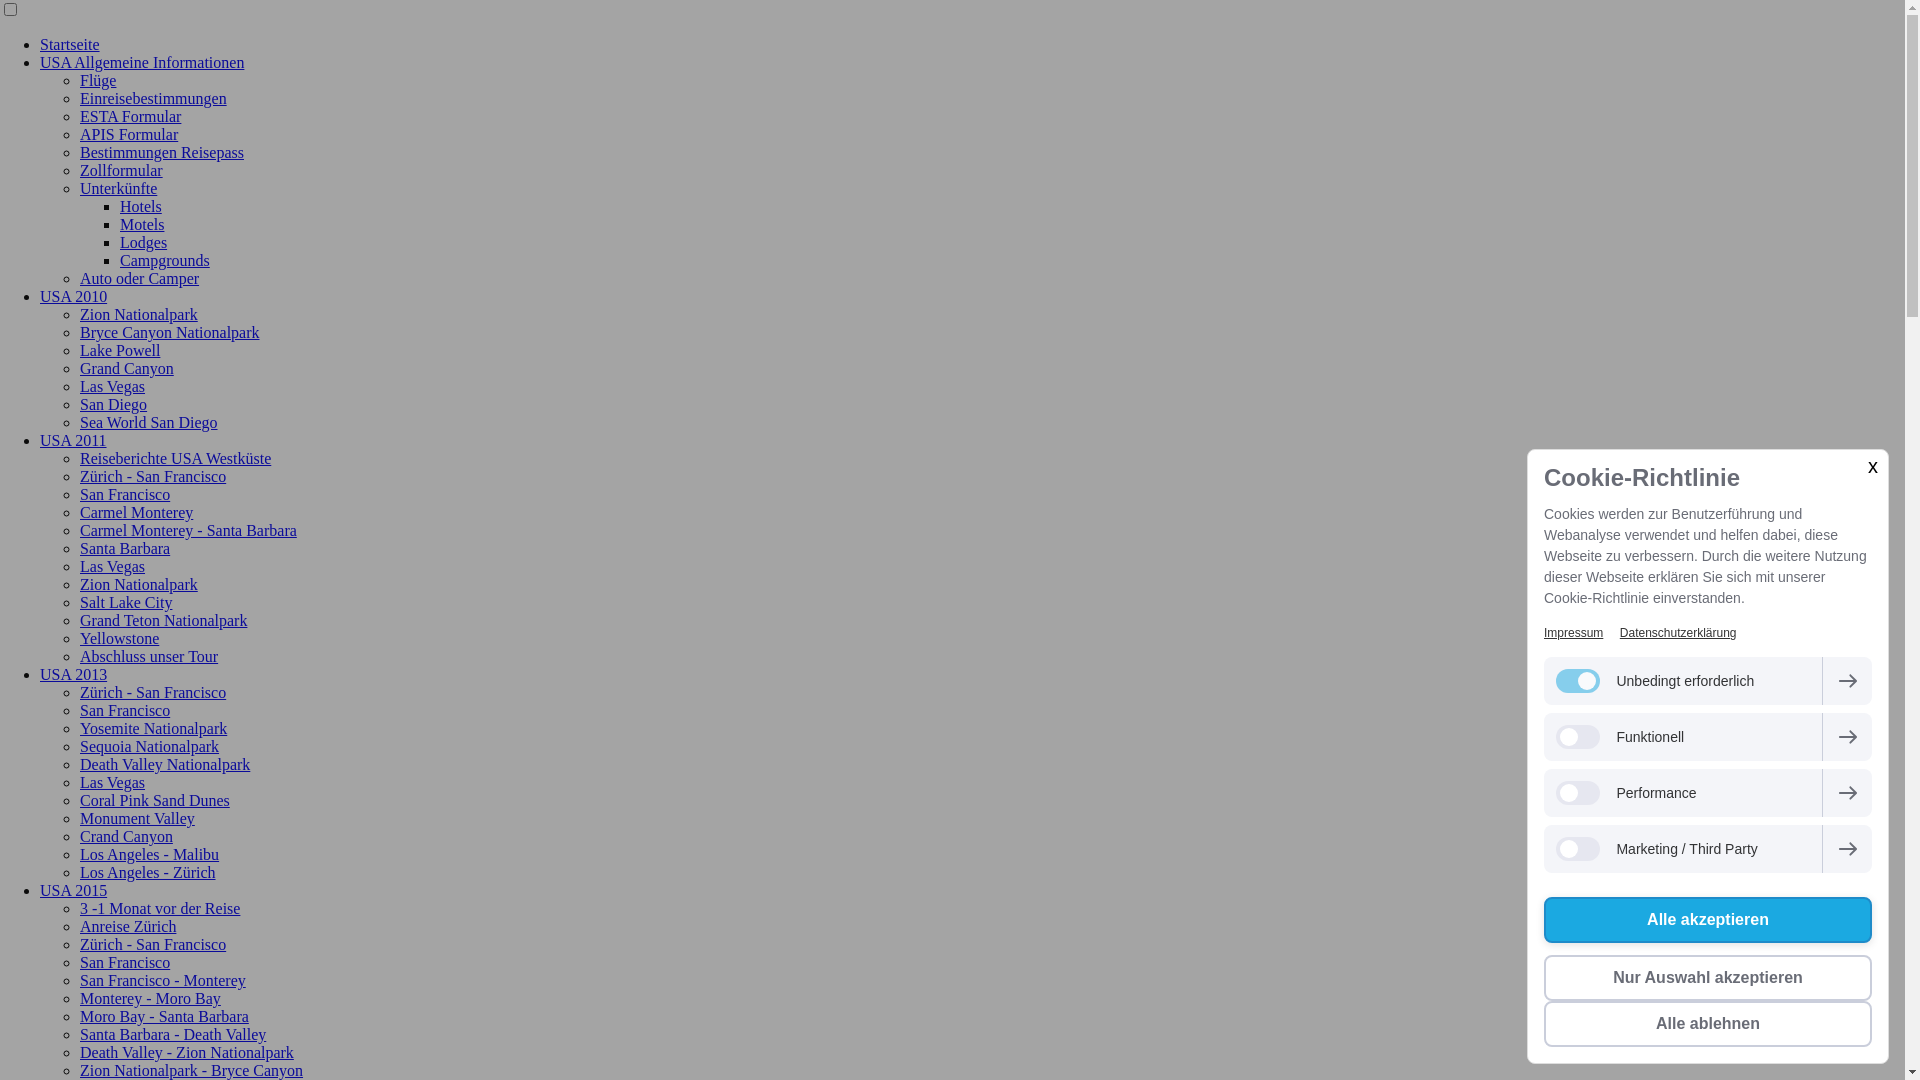 This screenshot has height=1080, width=1920. What do you see at coordinates (1707, 1023) in the screenshot?
I see `'Alle ablehnen'` at bounding box center [1707, 1023].